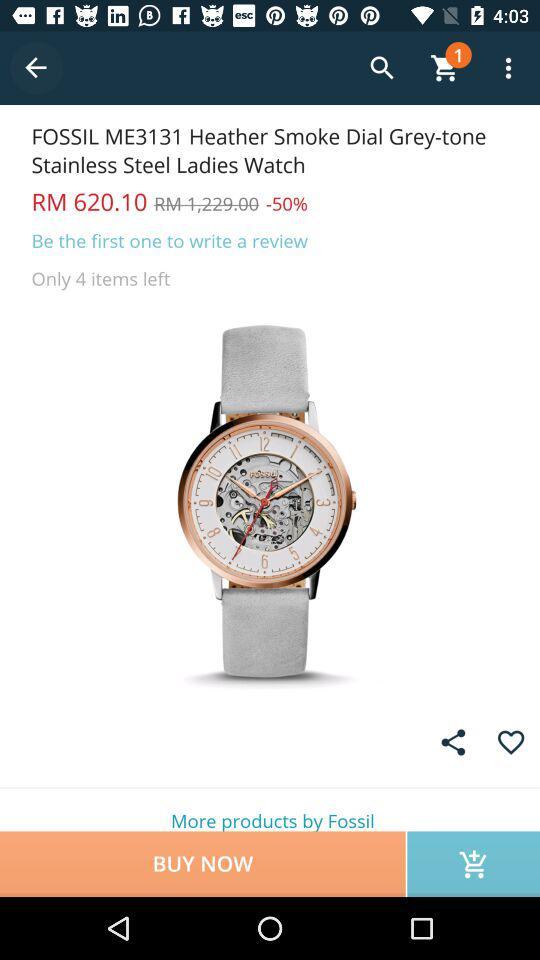  What do you see at coordinates (36, 68) in the screenshot?
I see `go back` at bounding box center [36, 68].